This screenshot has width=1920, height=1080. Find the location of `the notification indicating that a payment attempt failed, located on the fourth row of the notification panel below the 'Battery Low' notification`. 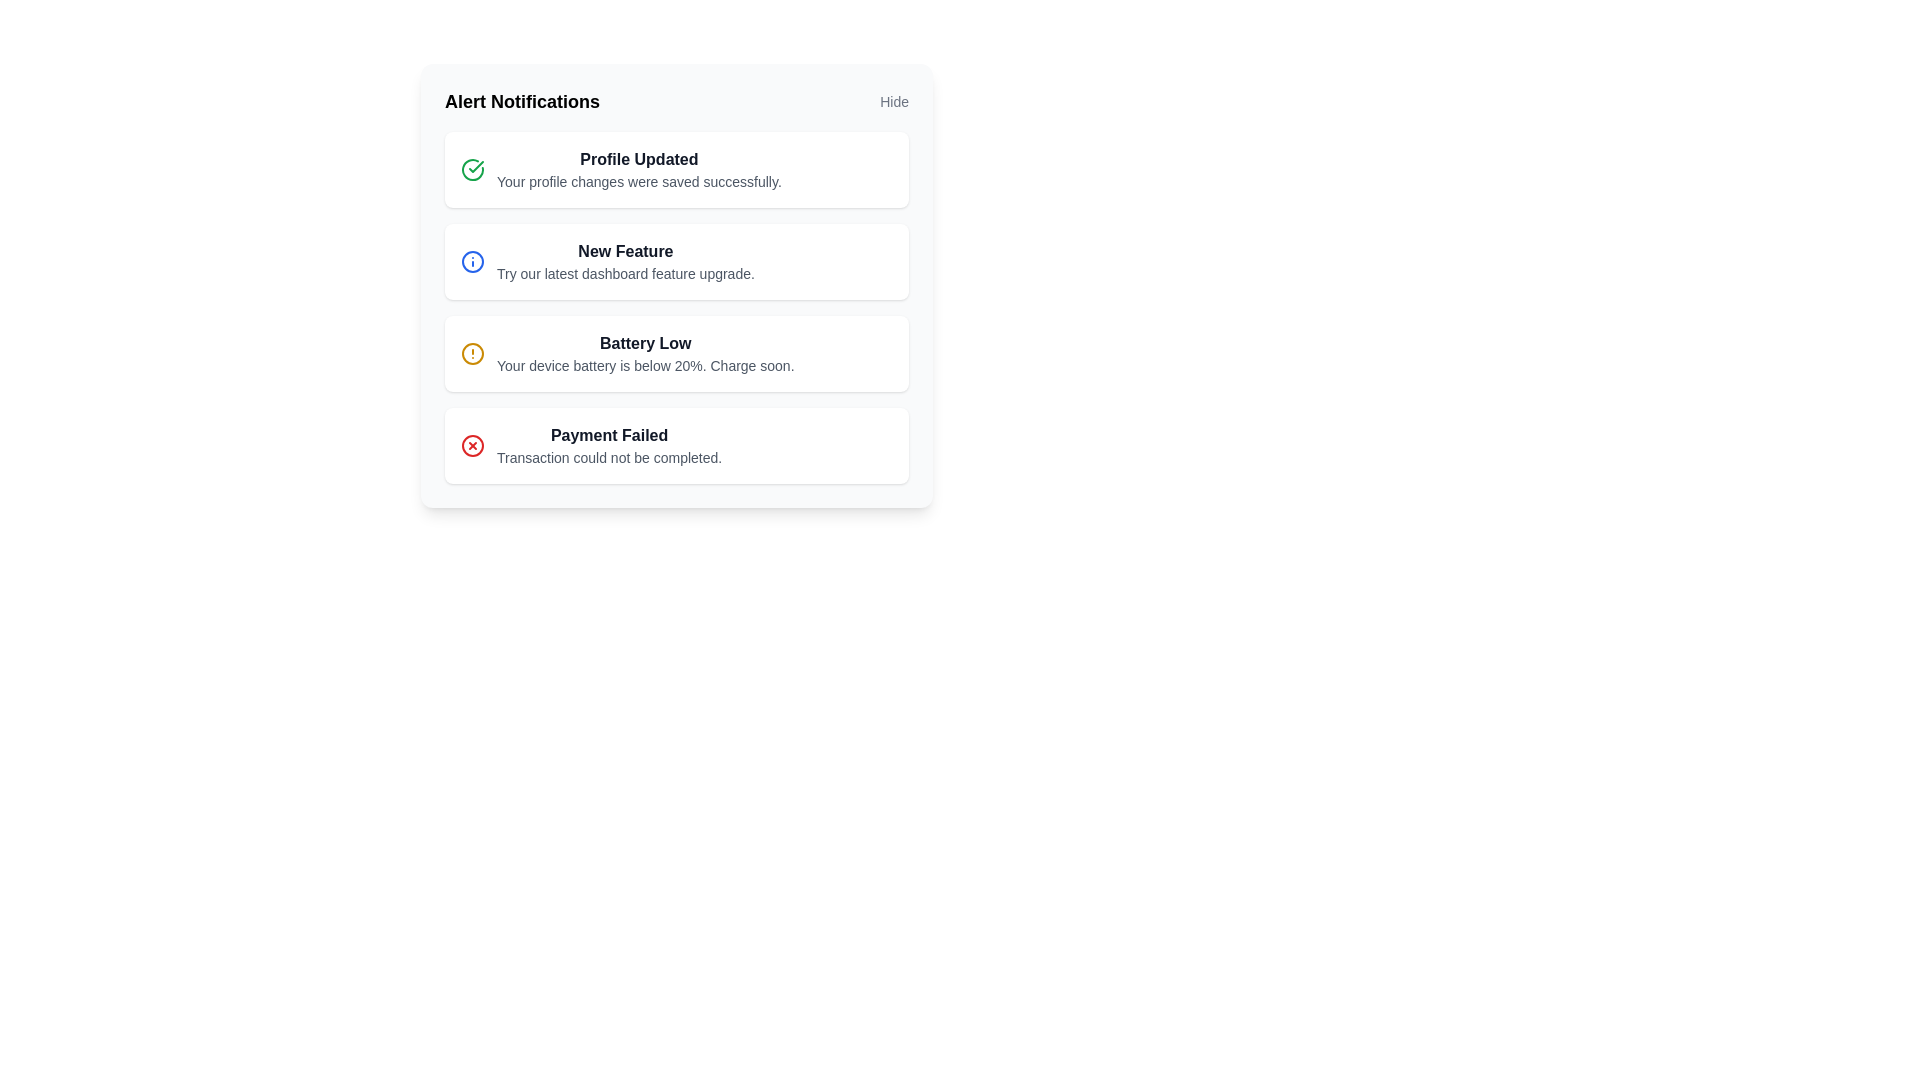

the notification indicating that a payment attempt failed, located on the fourth row of the notification panel below the 'Battery Low' notification is located at coordinates (608, 445).